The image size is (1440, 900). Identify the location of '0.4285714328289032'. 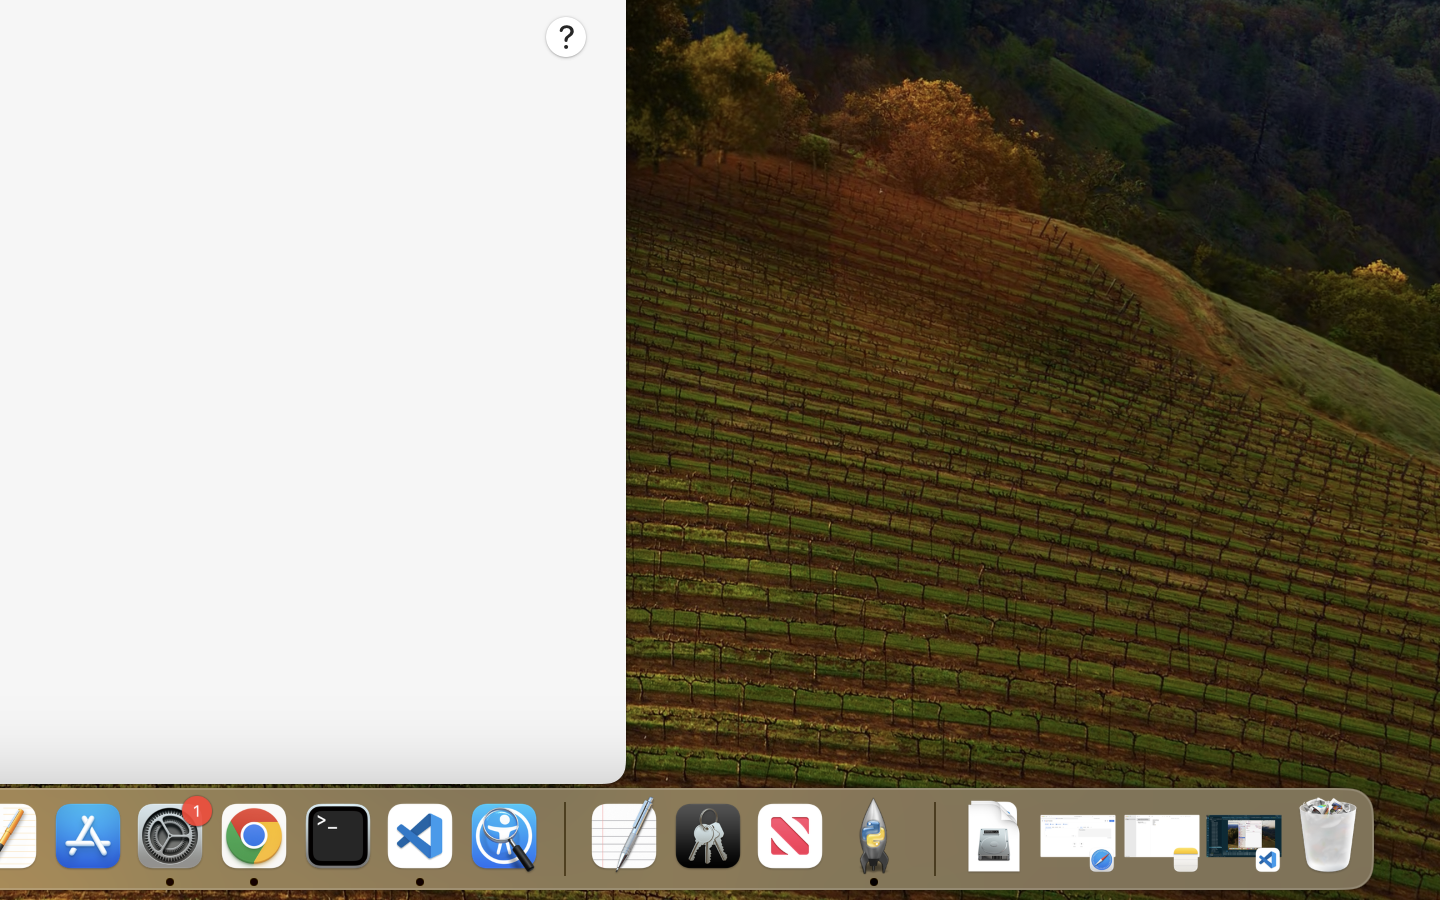
(562, 837).